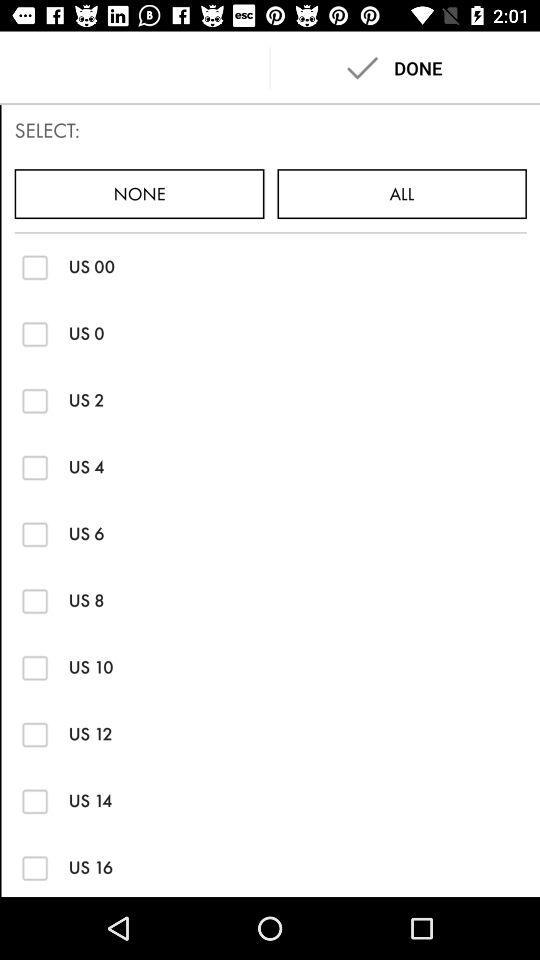 Image resolution: width=540 pixels, height=960 pixels. What do you see at coordinates (35, 333) in the screenshot?
I see `size 0 option` at bounding box center [35, 333].